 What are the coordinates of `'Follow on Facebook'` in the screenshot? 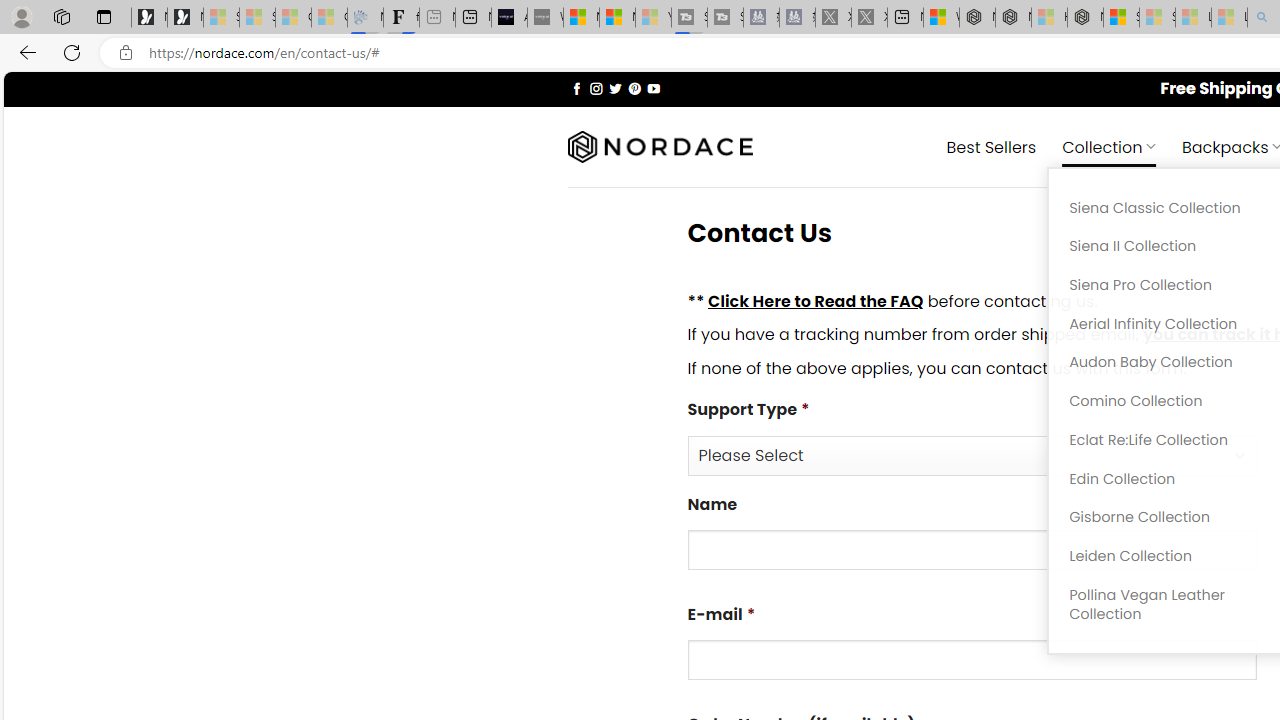 It's located at (576, 87).